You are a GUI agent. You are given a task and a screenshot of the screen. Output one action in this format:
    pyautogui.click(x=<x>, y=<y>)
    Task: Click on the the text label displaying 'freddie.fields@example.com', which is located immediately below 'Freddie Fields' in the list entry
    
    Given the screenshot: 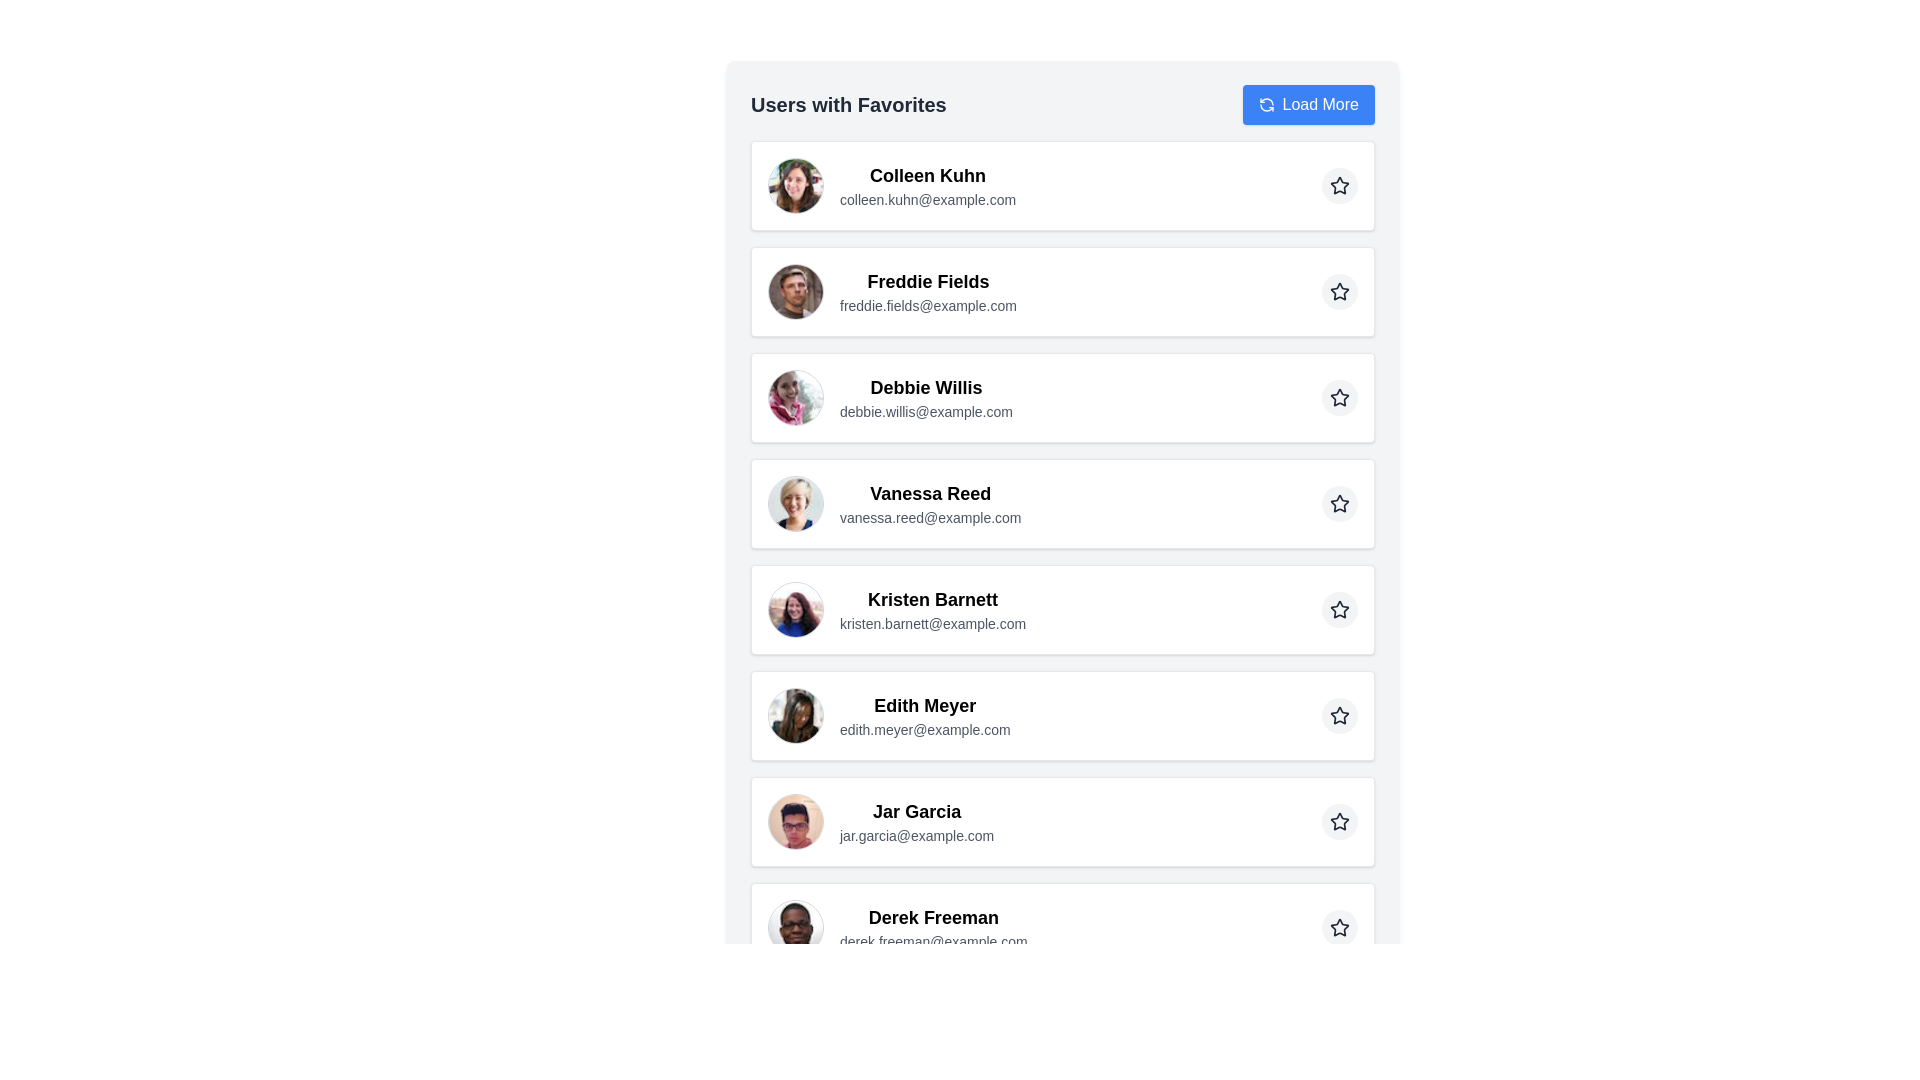 What is the action you would take?
    pyautogui.click(x=927, y=305)
    